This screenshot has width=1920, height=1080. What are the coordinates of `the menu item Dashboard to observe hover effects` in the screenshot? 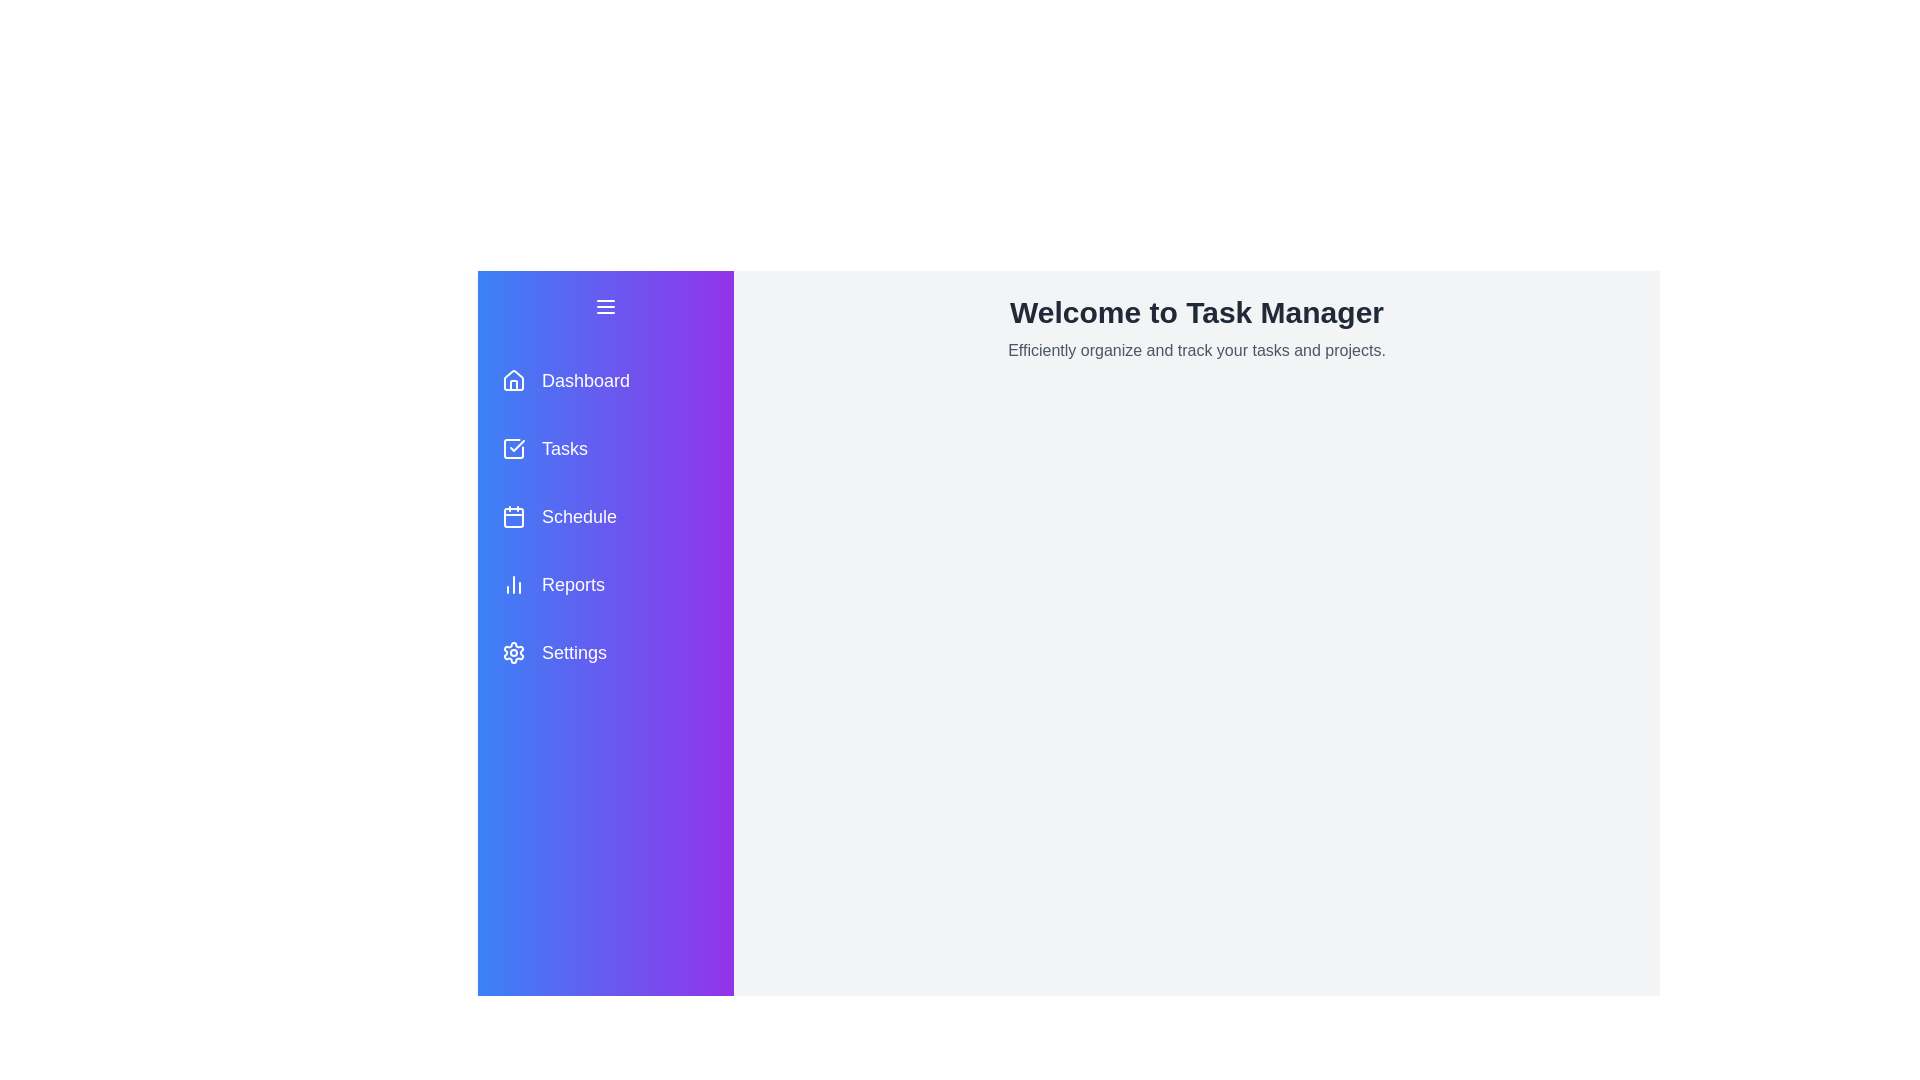 It's located at (604, 381).